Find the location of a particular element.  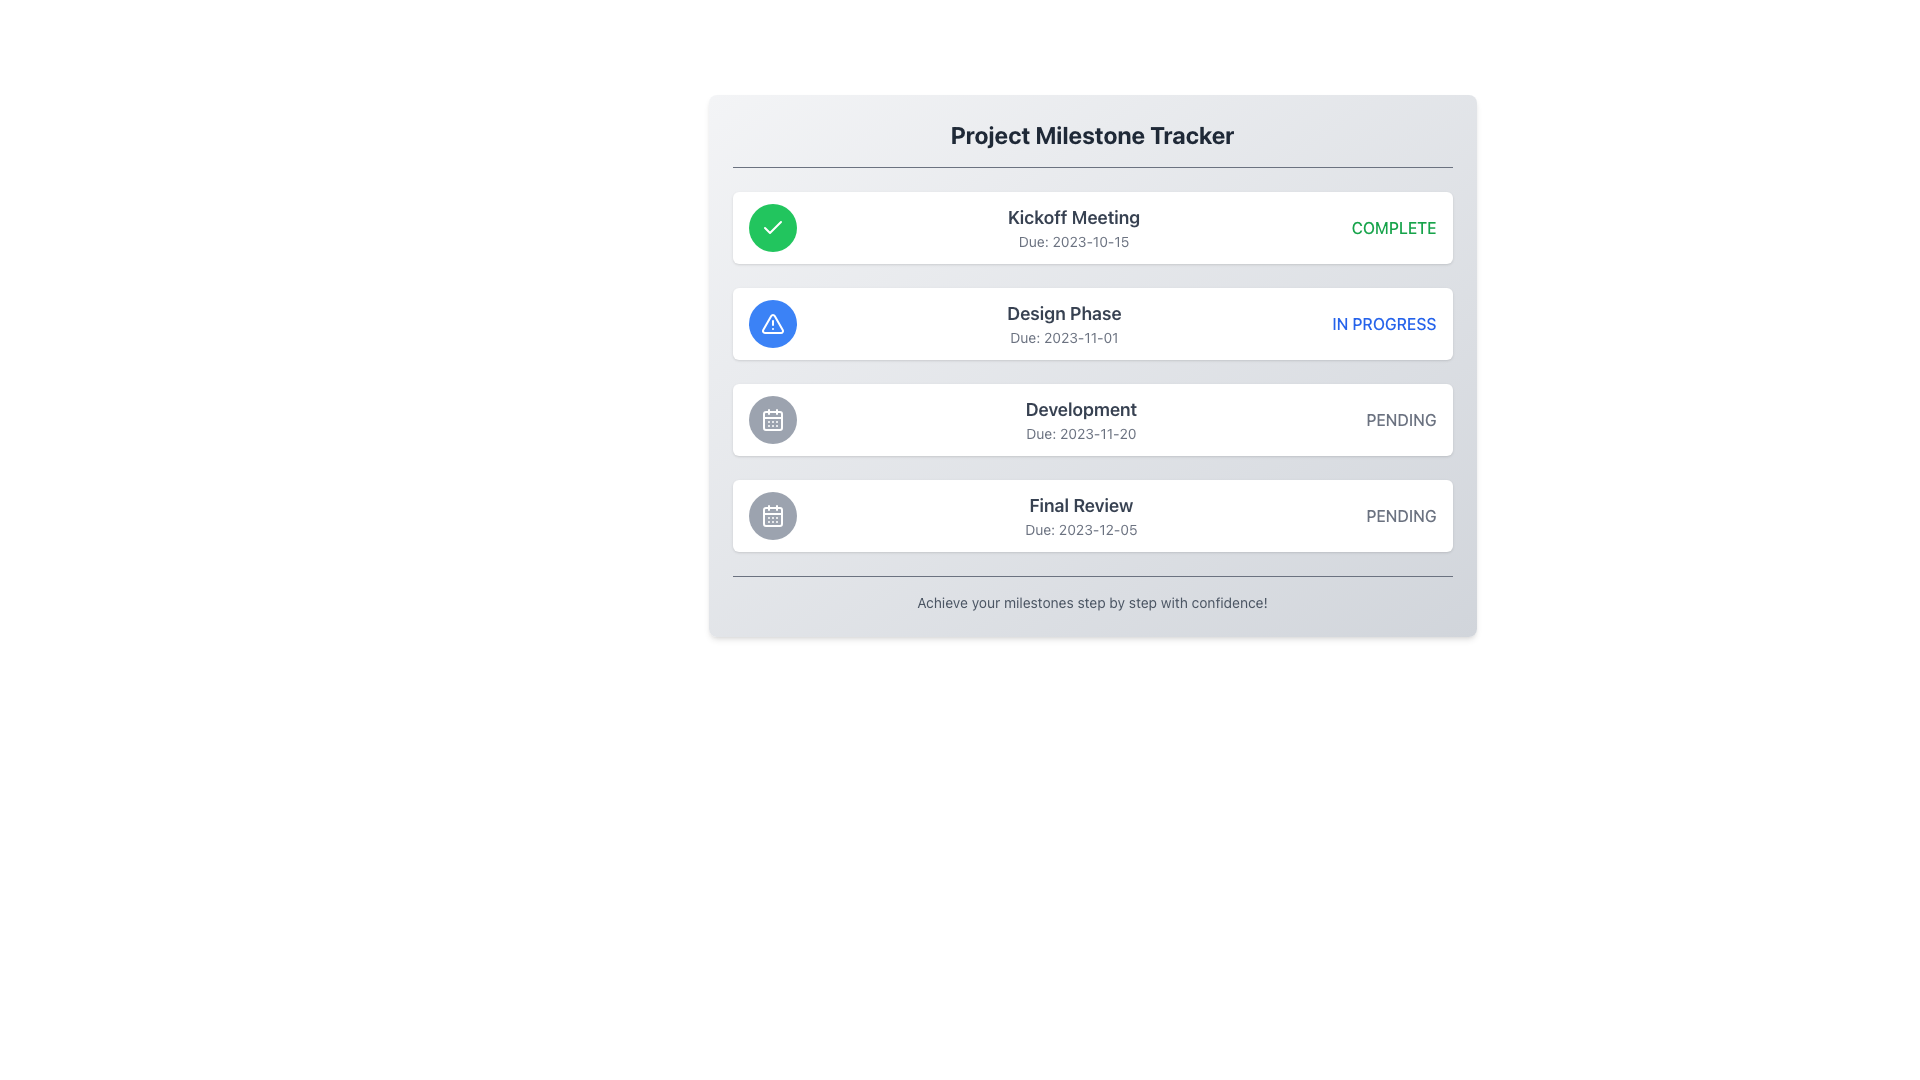

the second list item in the Project Milestone Tracker, which has a white background, displays 'Design Phase', 'Due: 2023-11-01', and 'IN PROGRESS' with a blue circular icon and bold text on the right is located at coordinates (1091, 323).